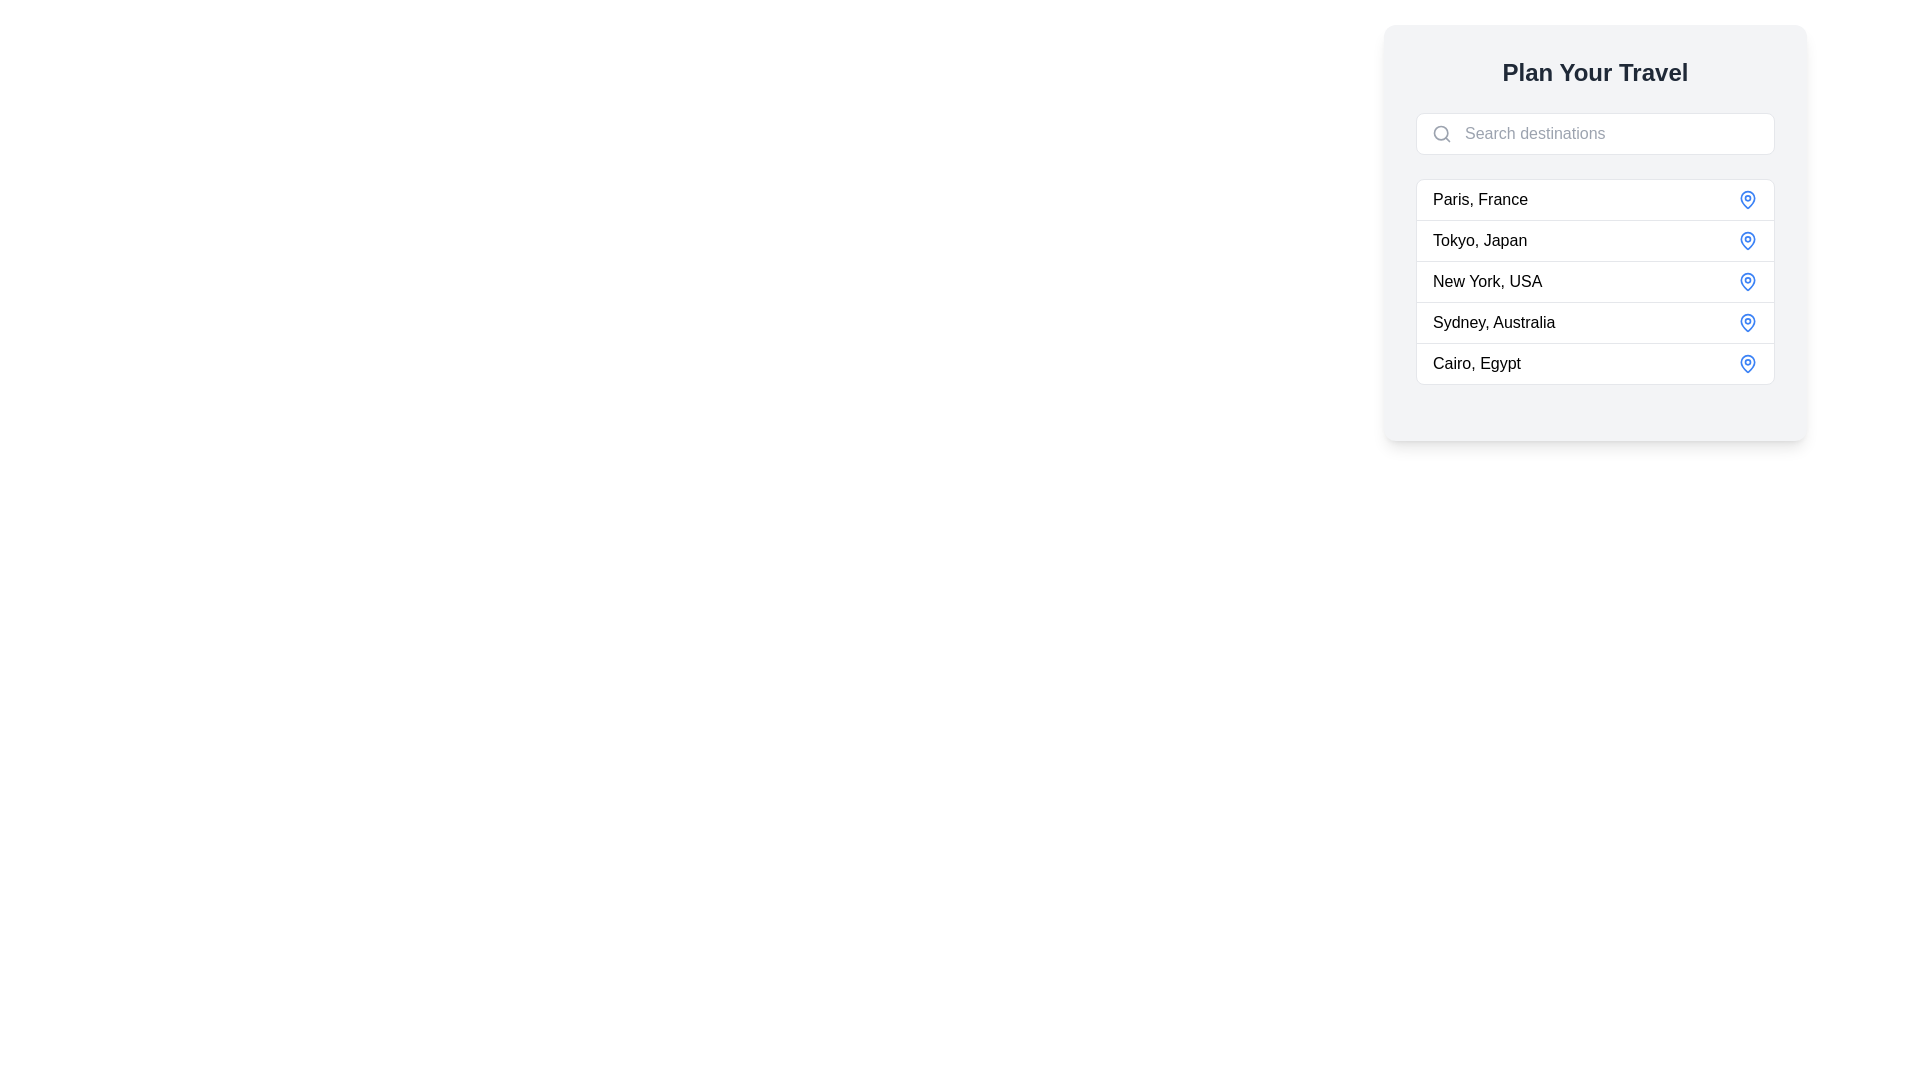 The height and width of the screenshot is (1080, 1920). I want to click on the first list item representing the selectable destination option for 'Paris, France', so click(1594, 200).